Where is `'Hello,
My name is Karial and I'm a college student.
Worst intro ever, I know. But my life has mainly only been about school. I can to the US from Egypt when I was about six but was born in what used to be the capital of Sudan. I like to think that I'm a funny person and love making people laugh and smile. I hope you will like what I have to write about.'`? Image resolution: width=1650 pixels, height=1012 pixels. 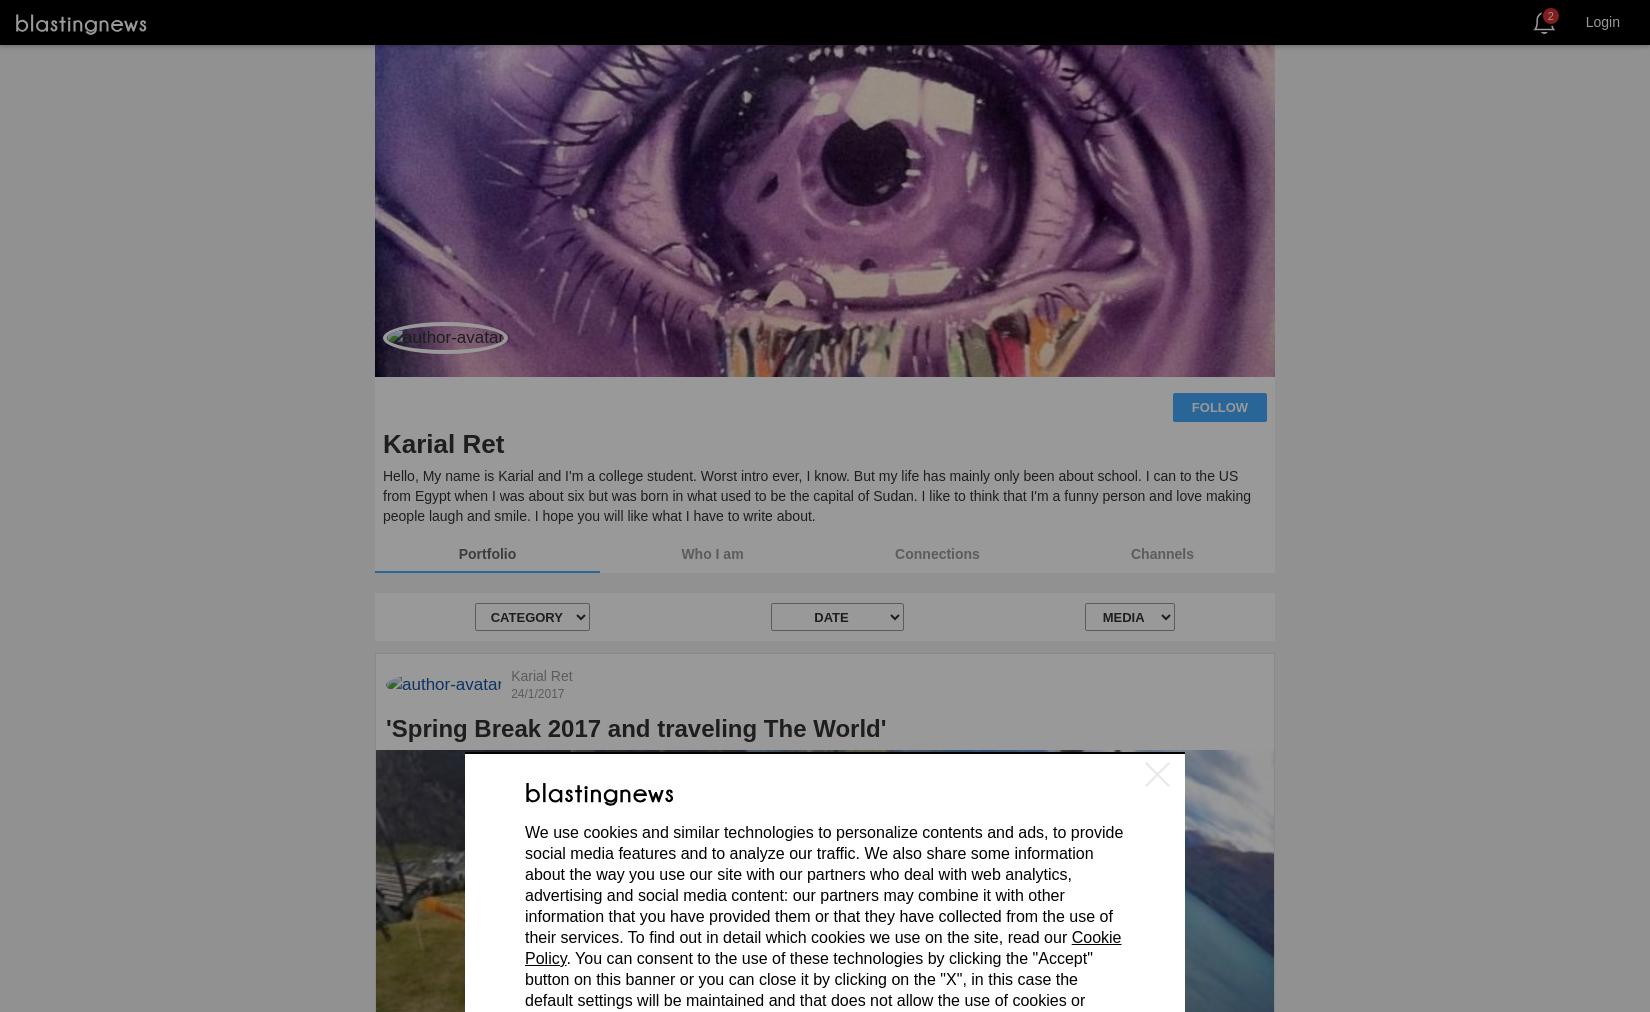 'Hello,
My name is Karial and I'm a college student.
Worst intro ever, I know. But my life has mainly only been about school. I can to the US from Egypt when I was about six but was born in what used to be the capital of Sudan. I like to think that I'm a funny person and love making people laugh and smile. I hope you will like what I have to write about.' is located at coordinates (816, 495).